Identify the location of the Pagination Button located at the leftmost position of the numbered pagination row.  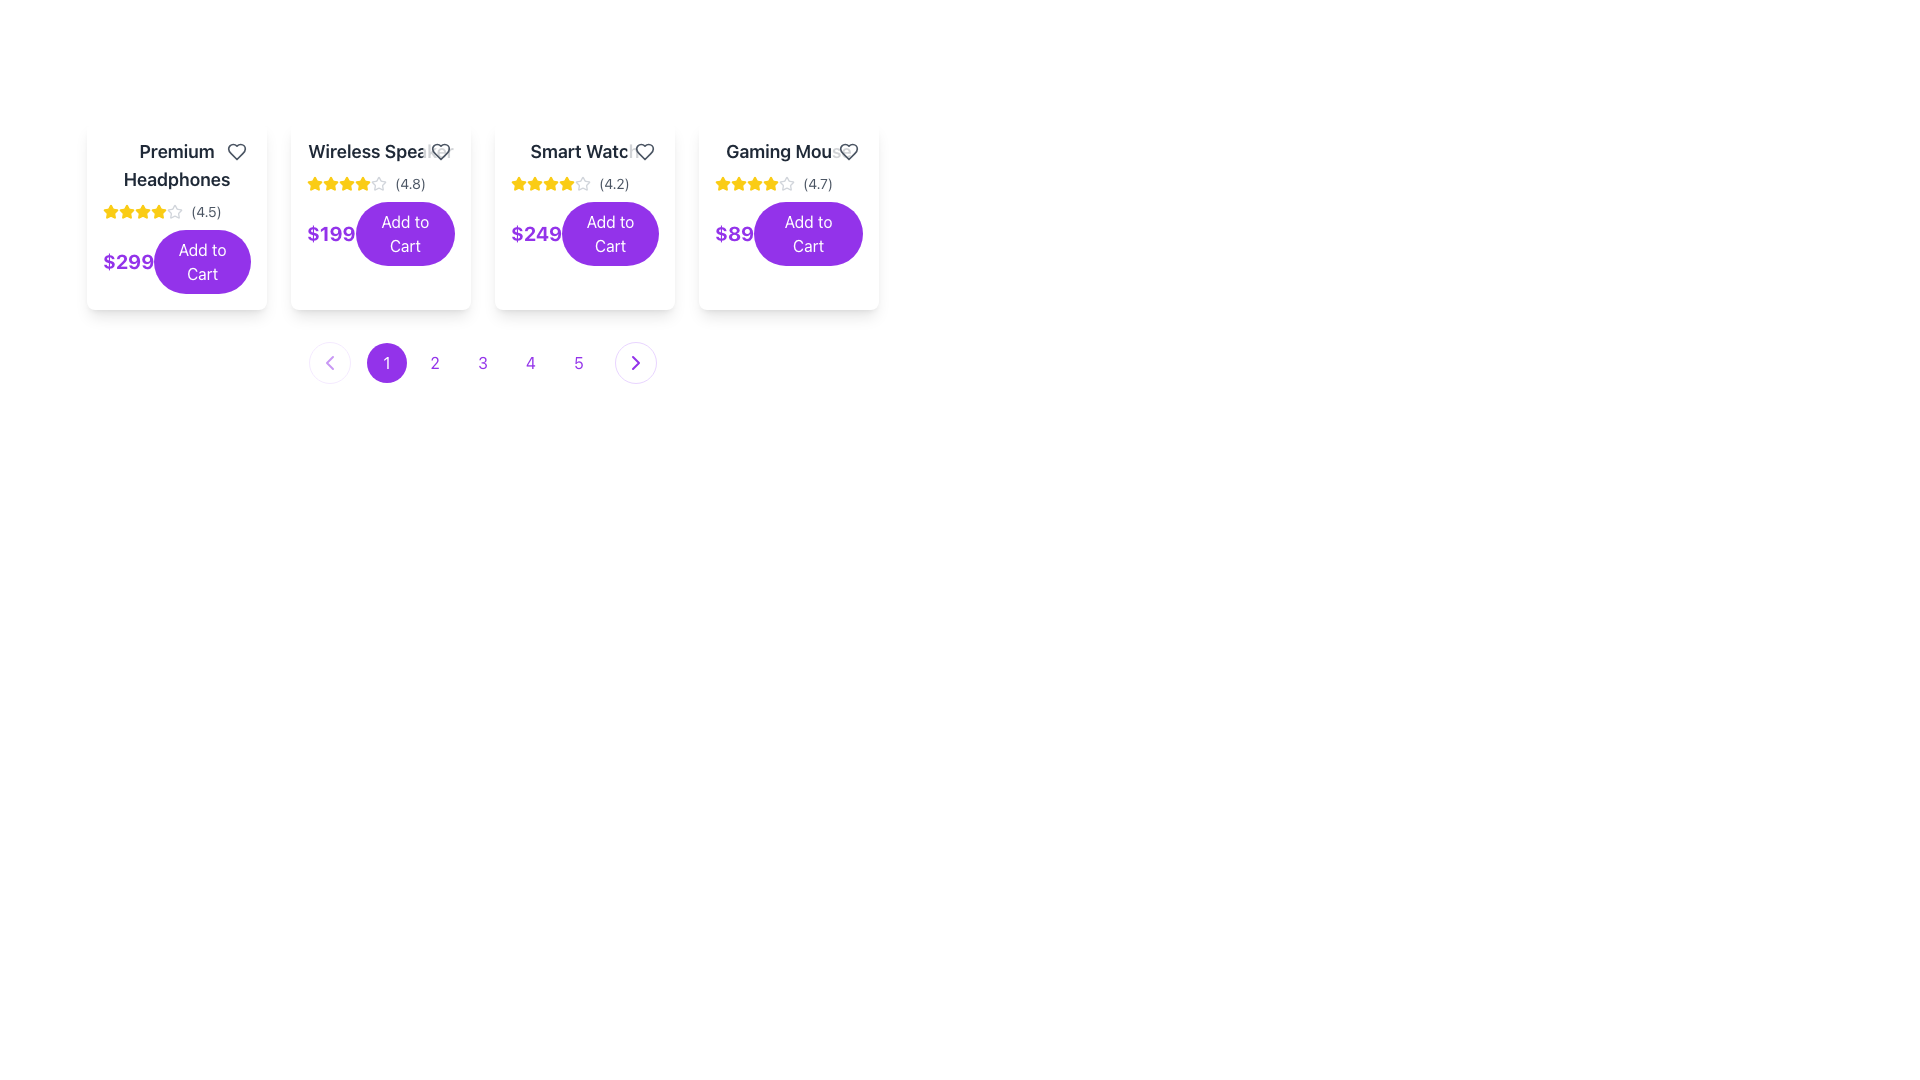
(387, 362).